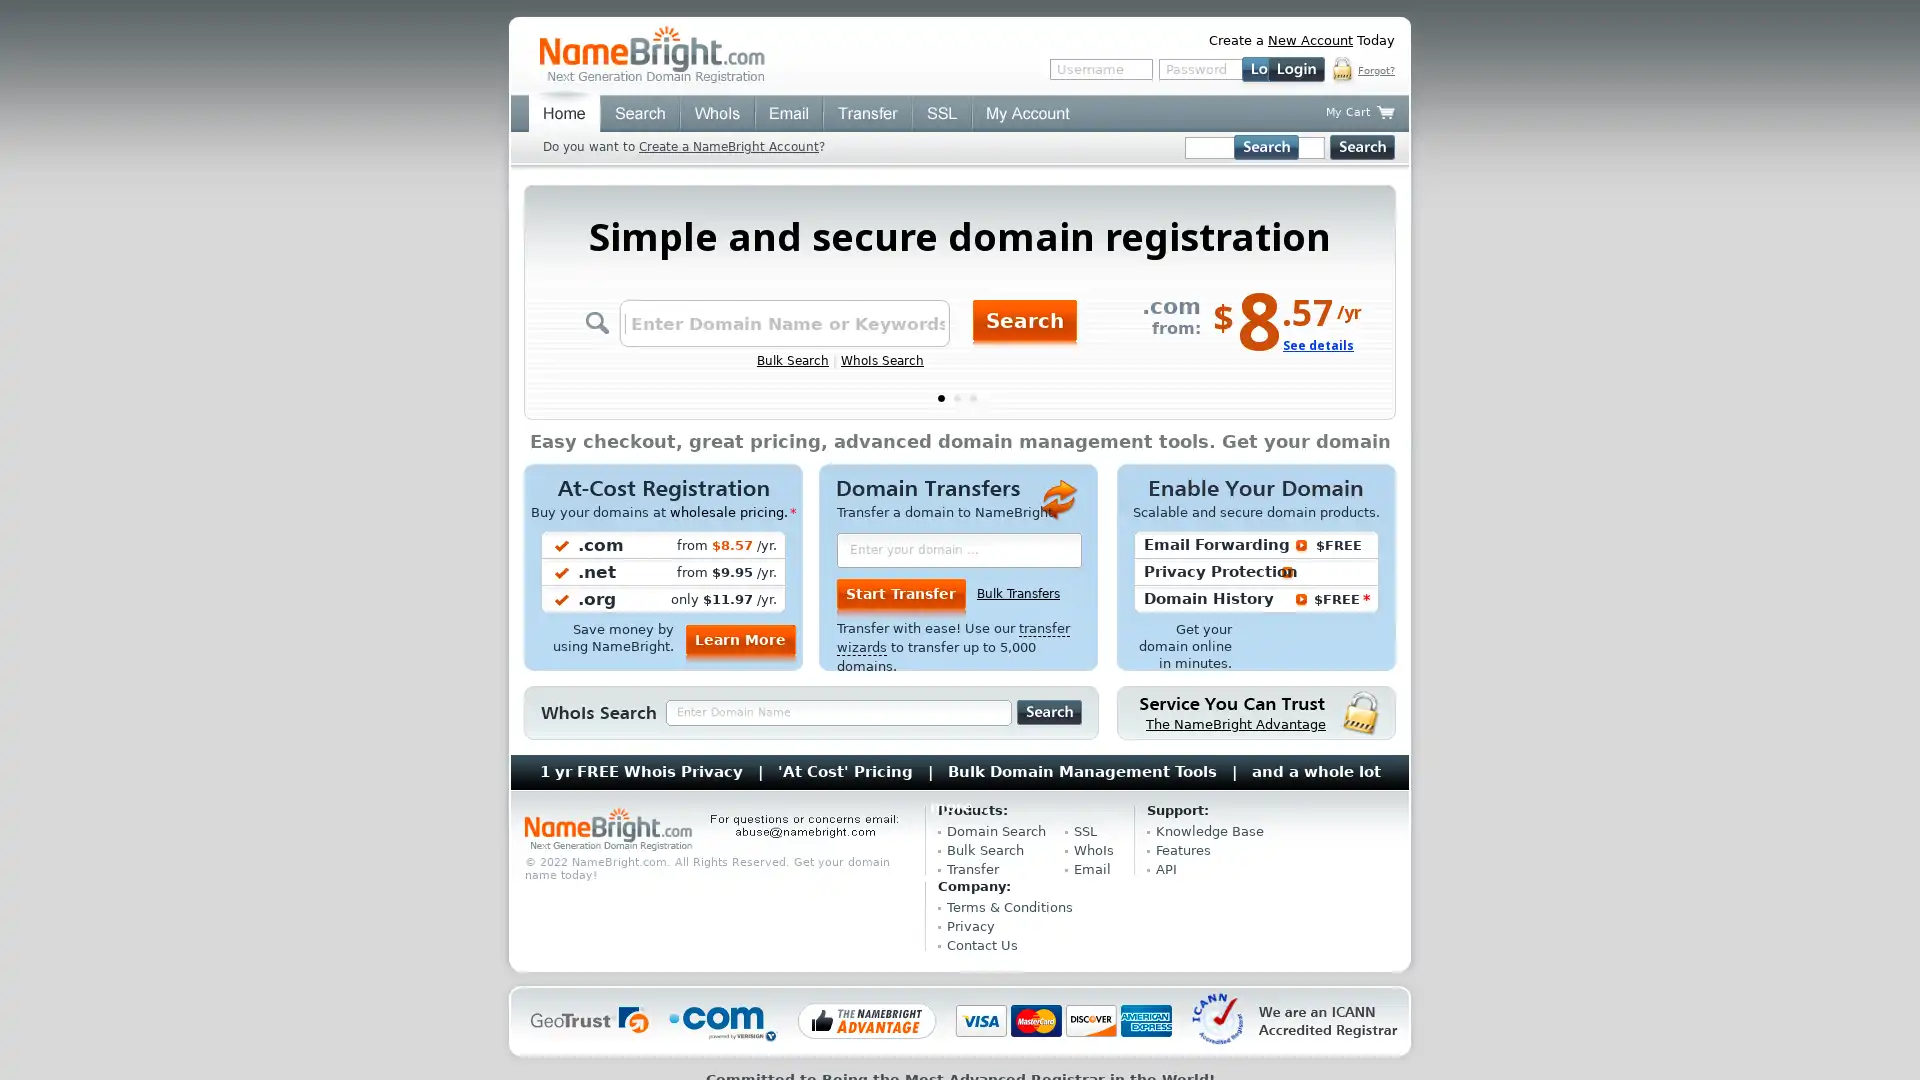 The height and width of the screenshot is (1080, 1920). I want to click on Start Transfer, so click(900, 597).